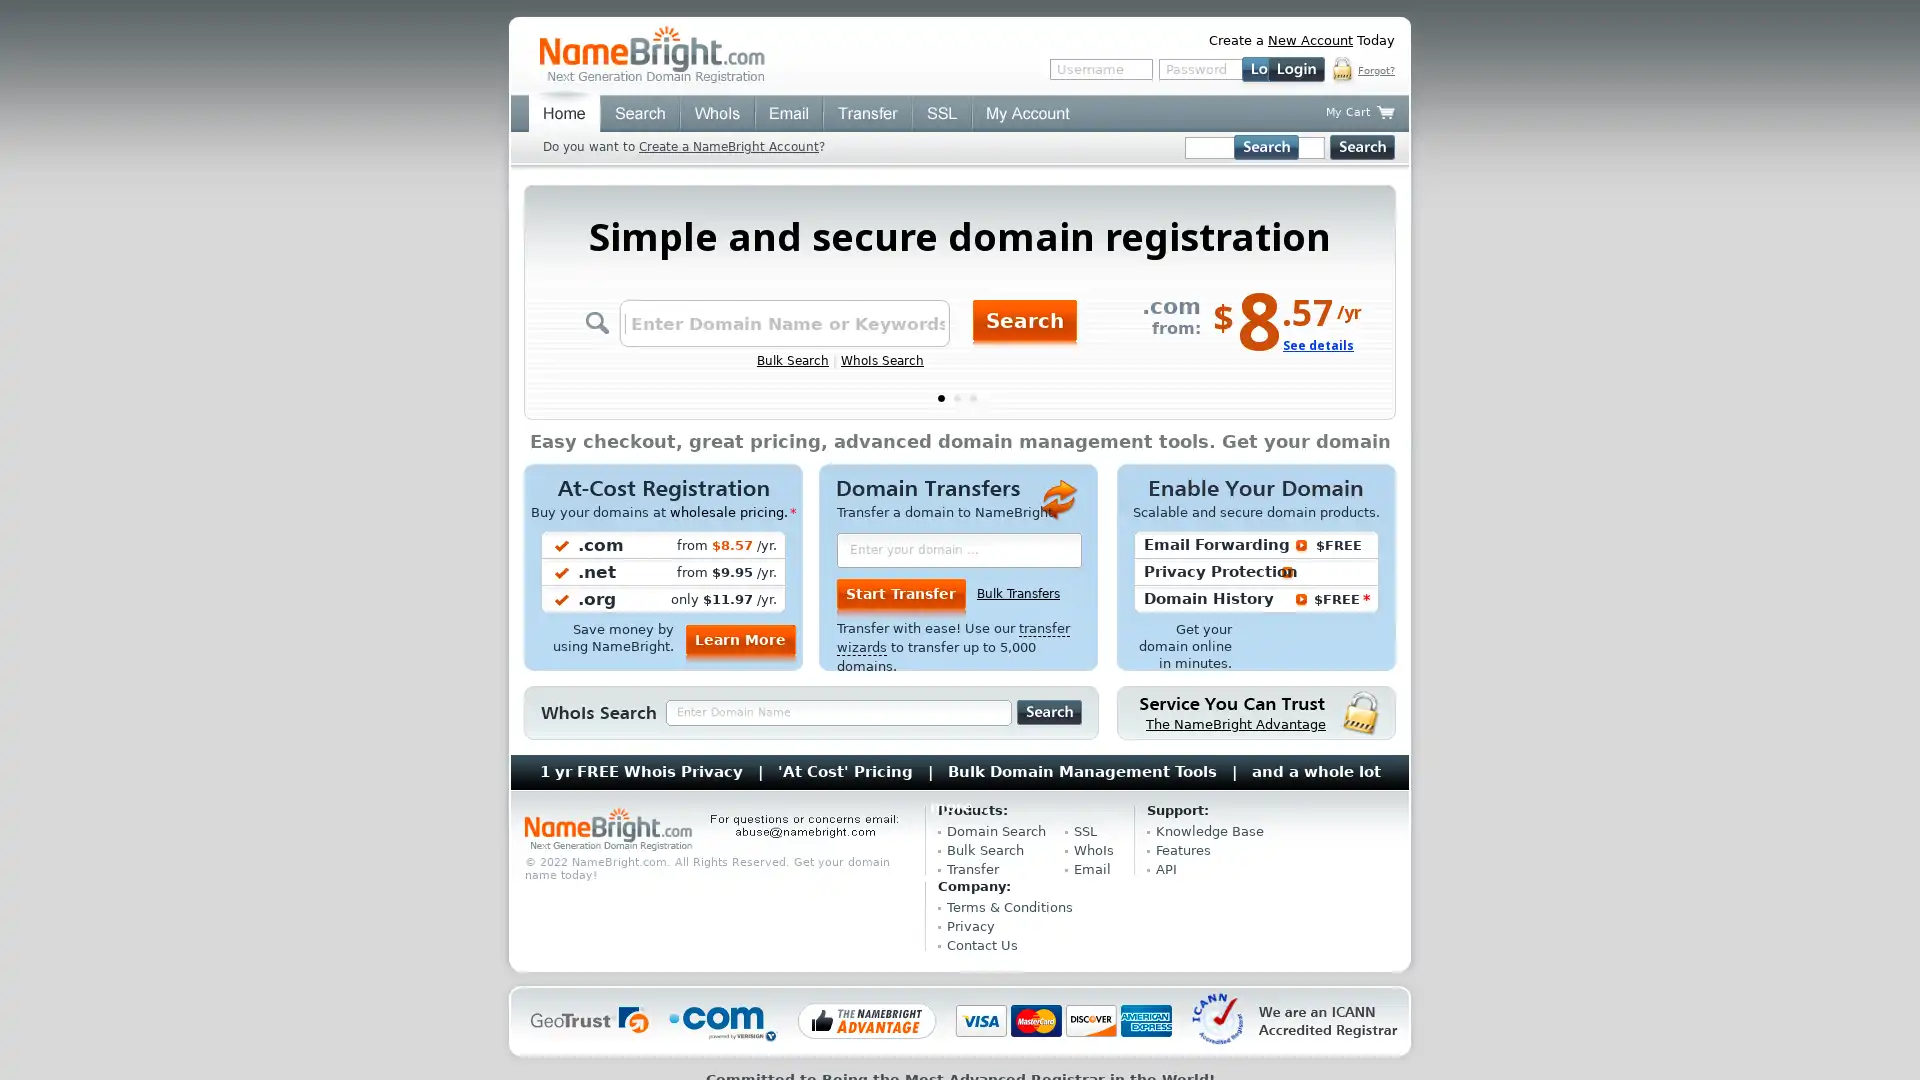 The height and width of the screenshot is (1080, 1920). I want to click on Start Transfer, so click(900, 597).